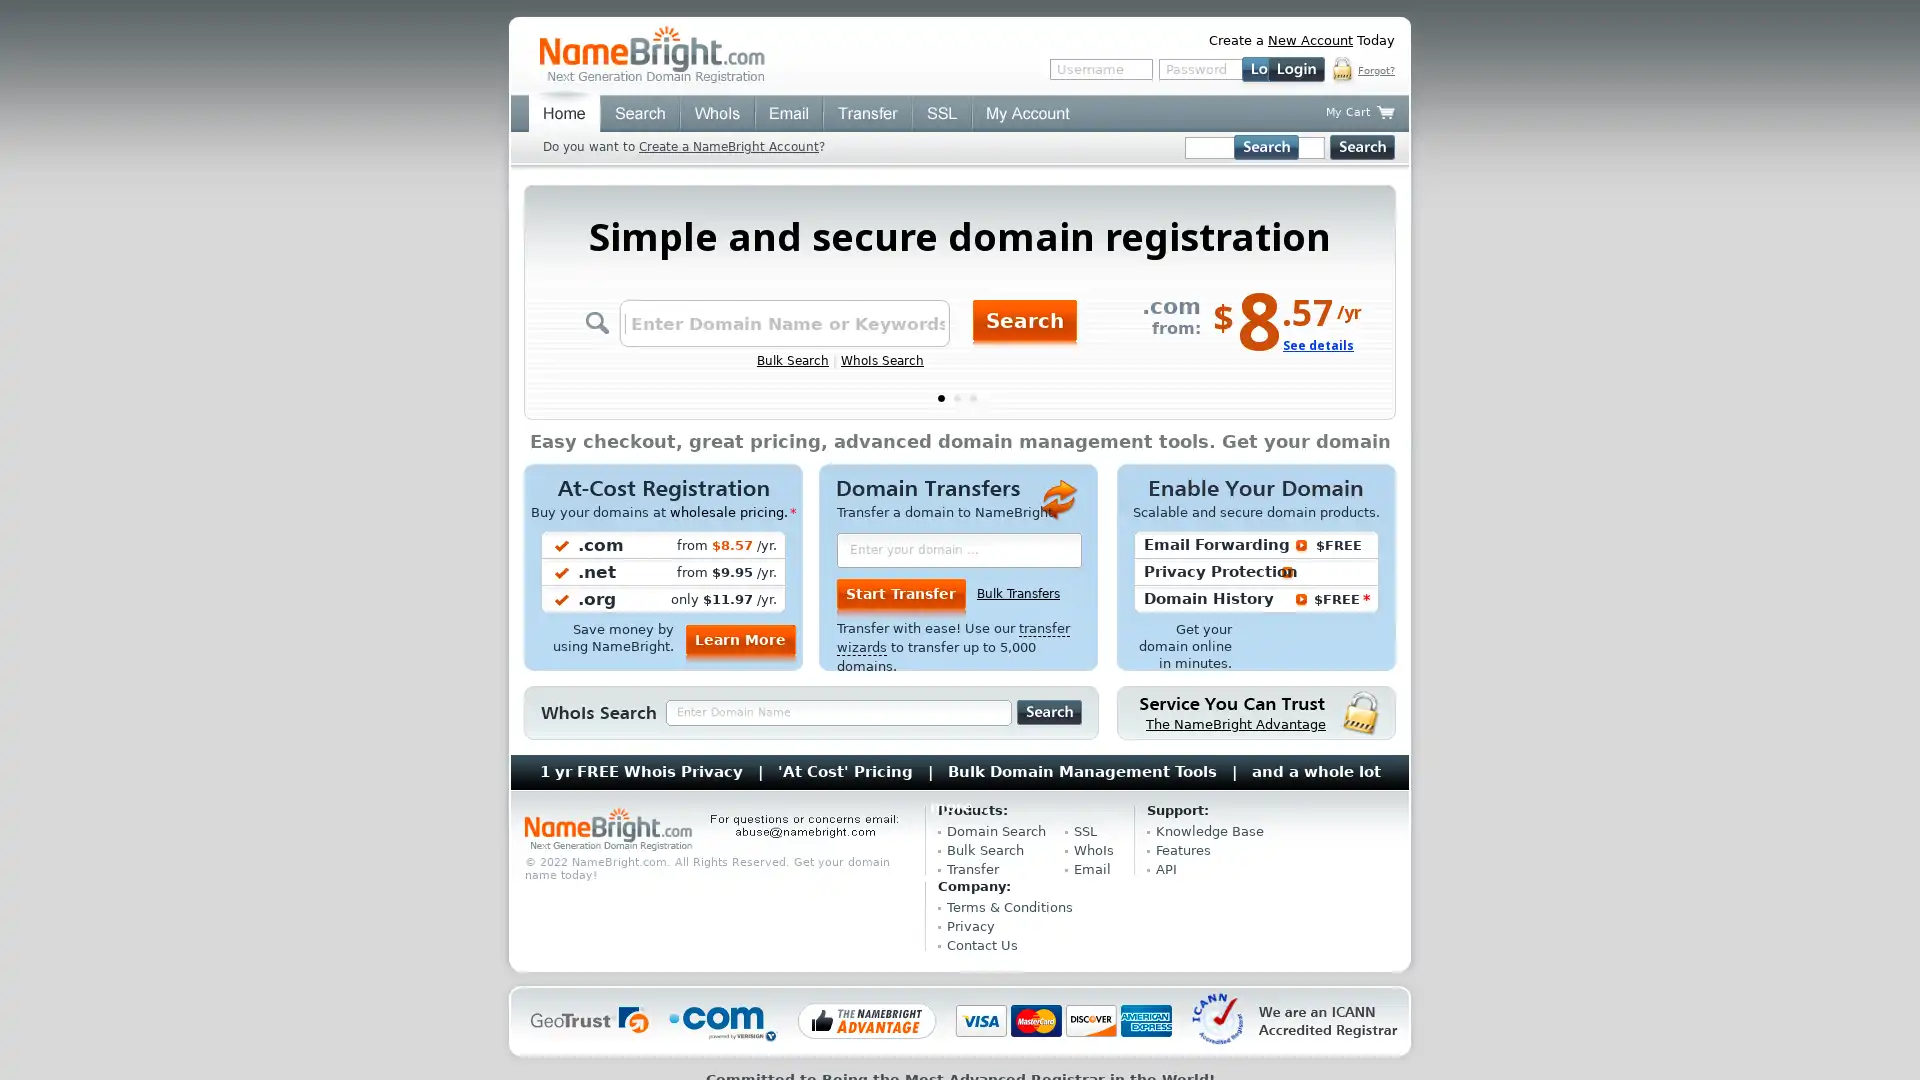 The height and width of the screenshot is (1080, 1920). I want to click on Start Transfer, so click(900, 597).